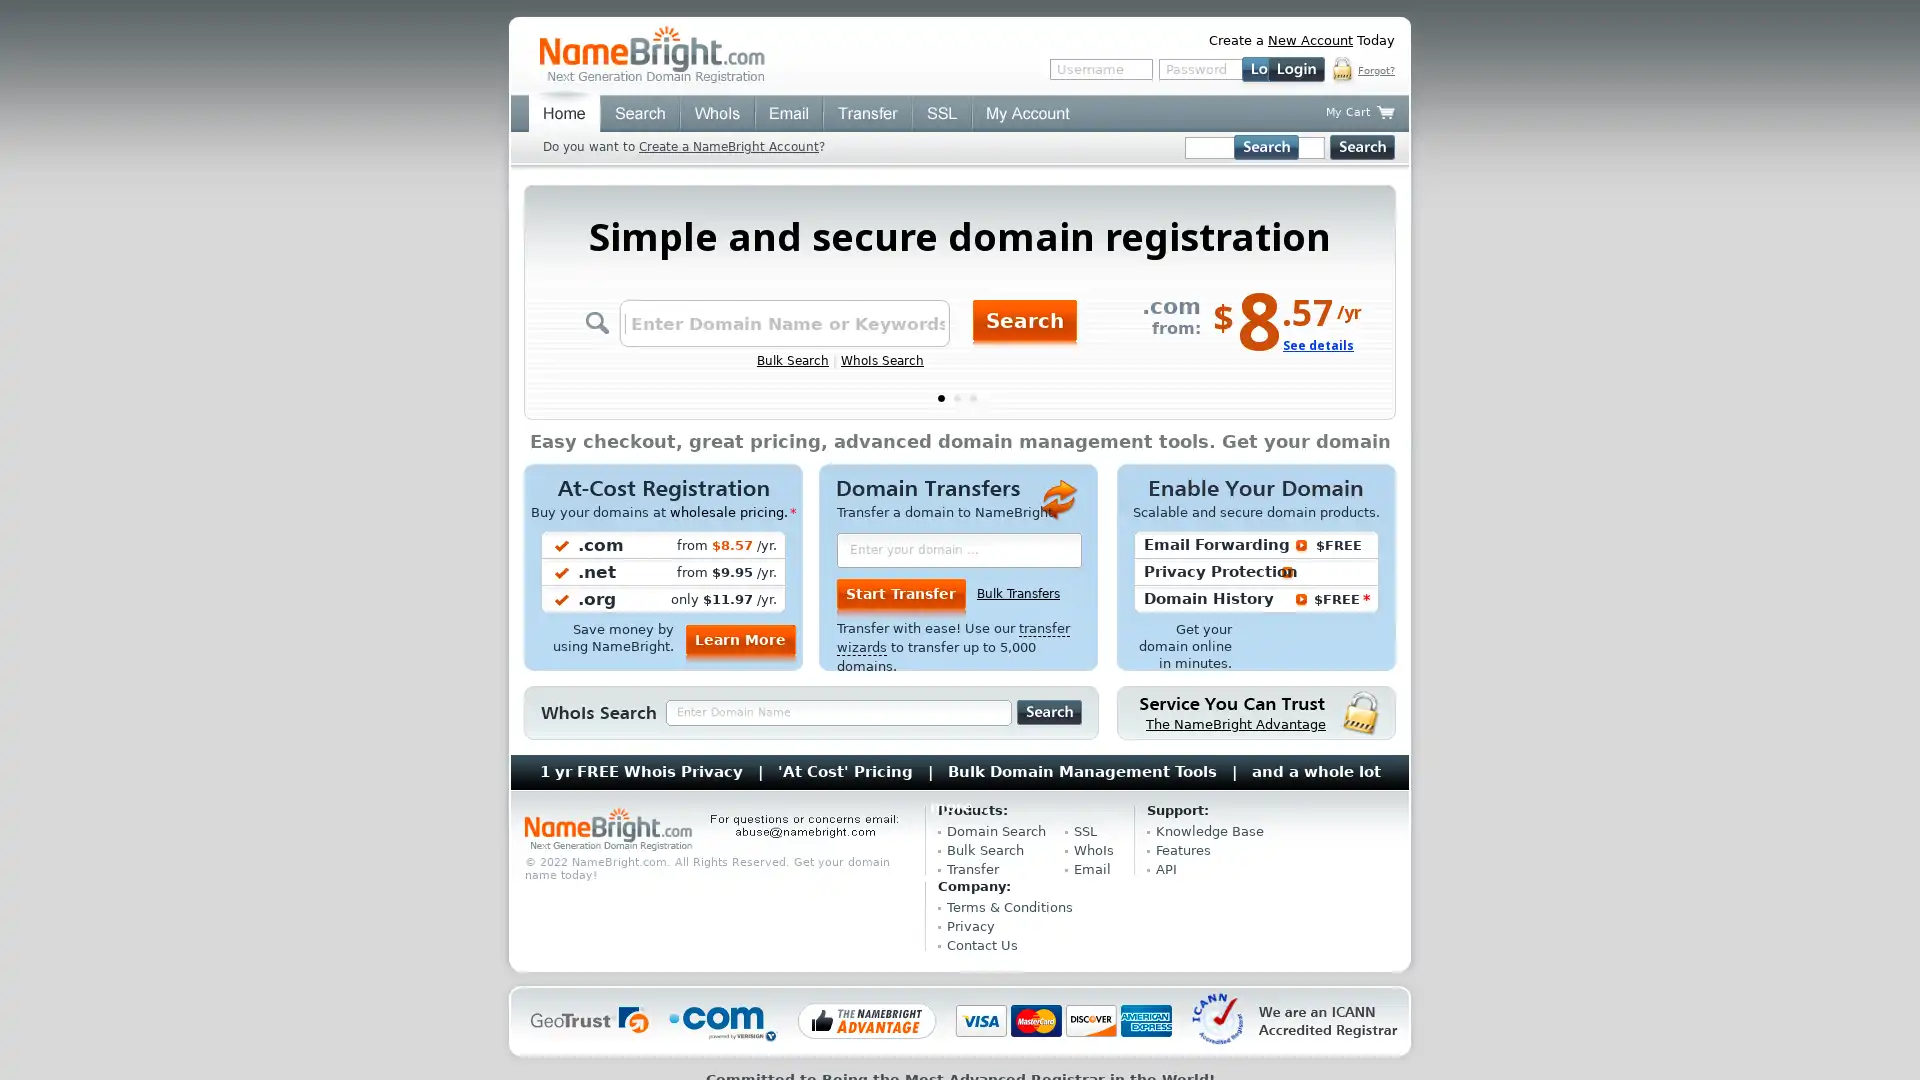 The height and width of the screenshot is (1080, 1920). I want to click on Start Transfer, so click(900, 597).